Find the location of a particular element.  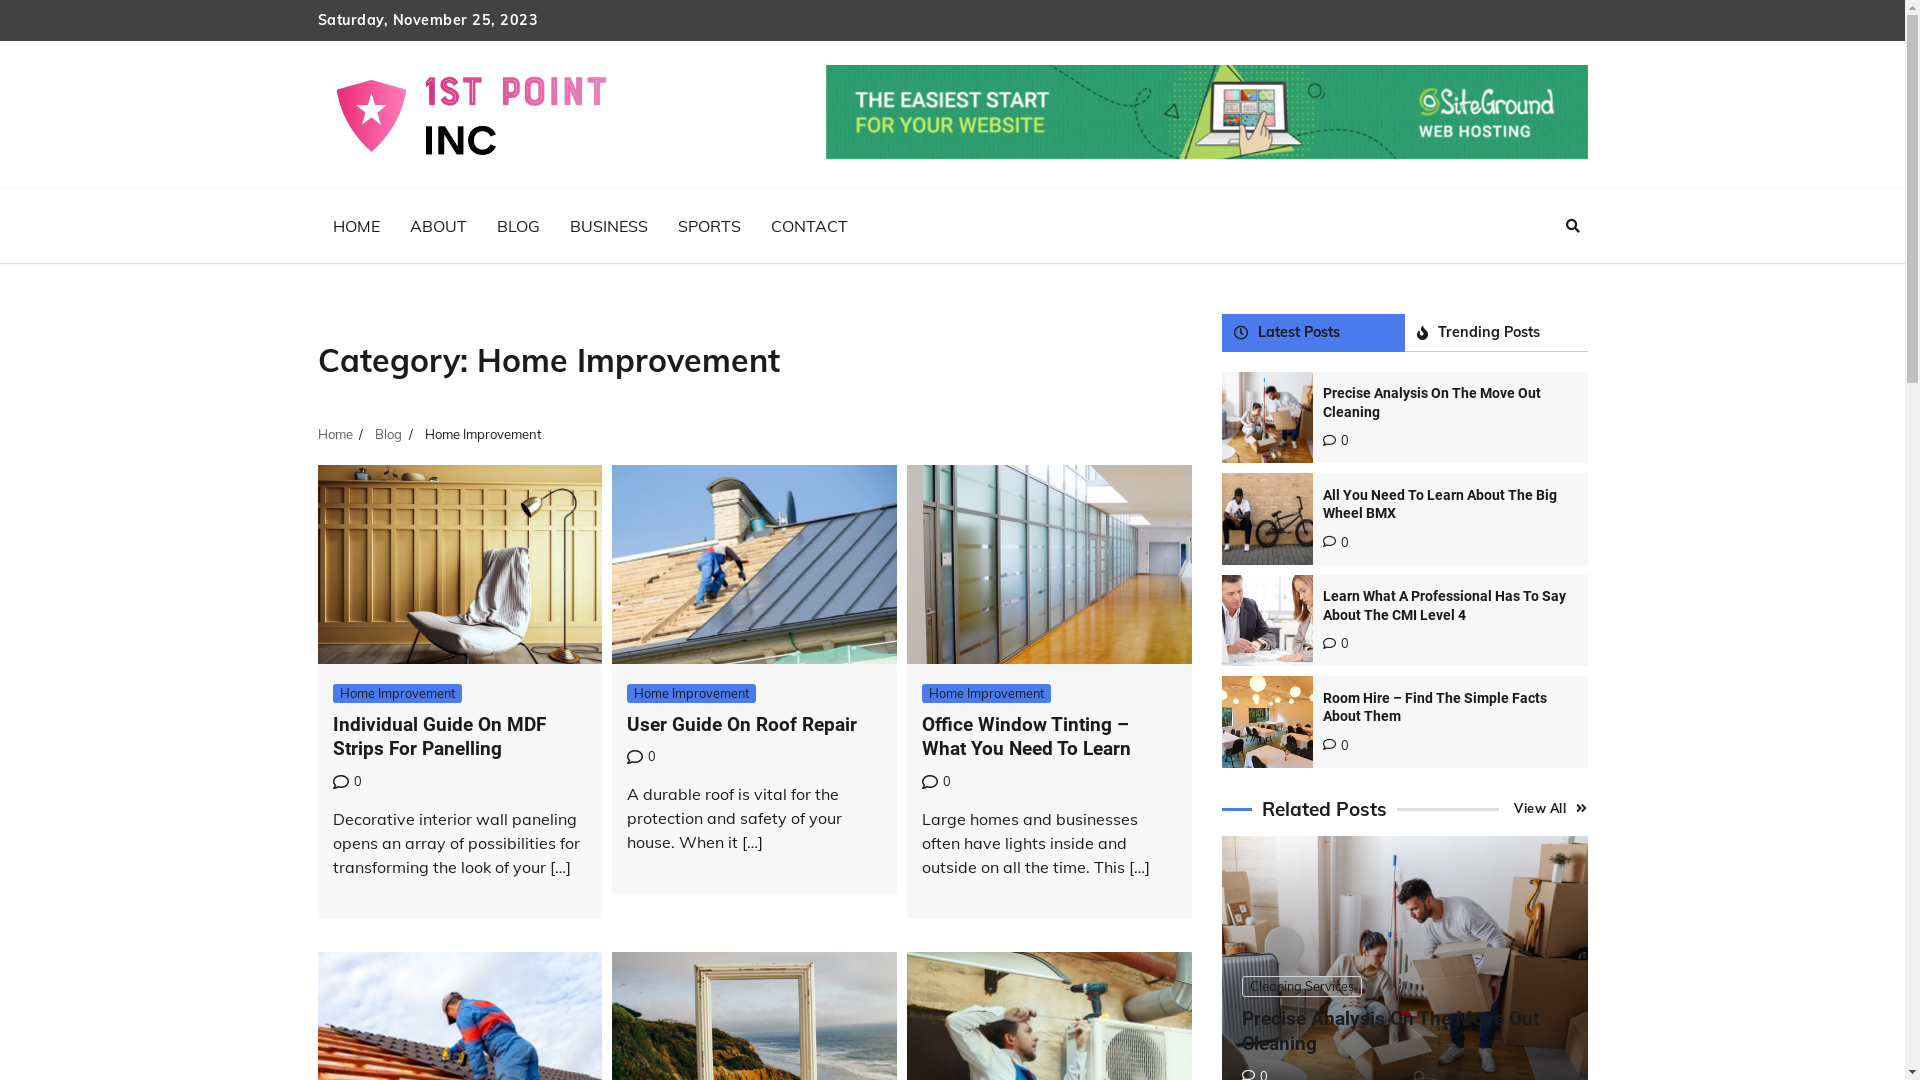

'Precise Analysis On The Move Out Cleaning' is located at coordinates (1430, 402).